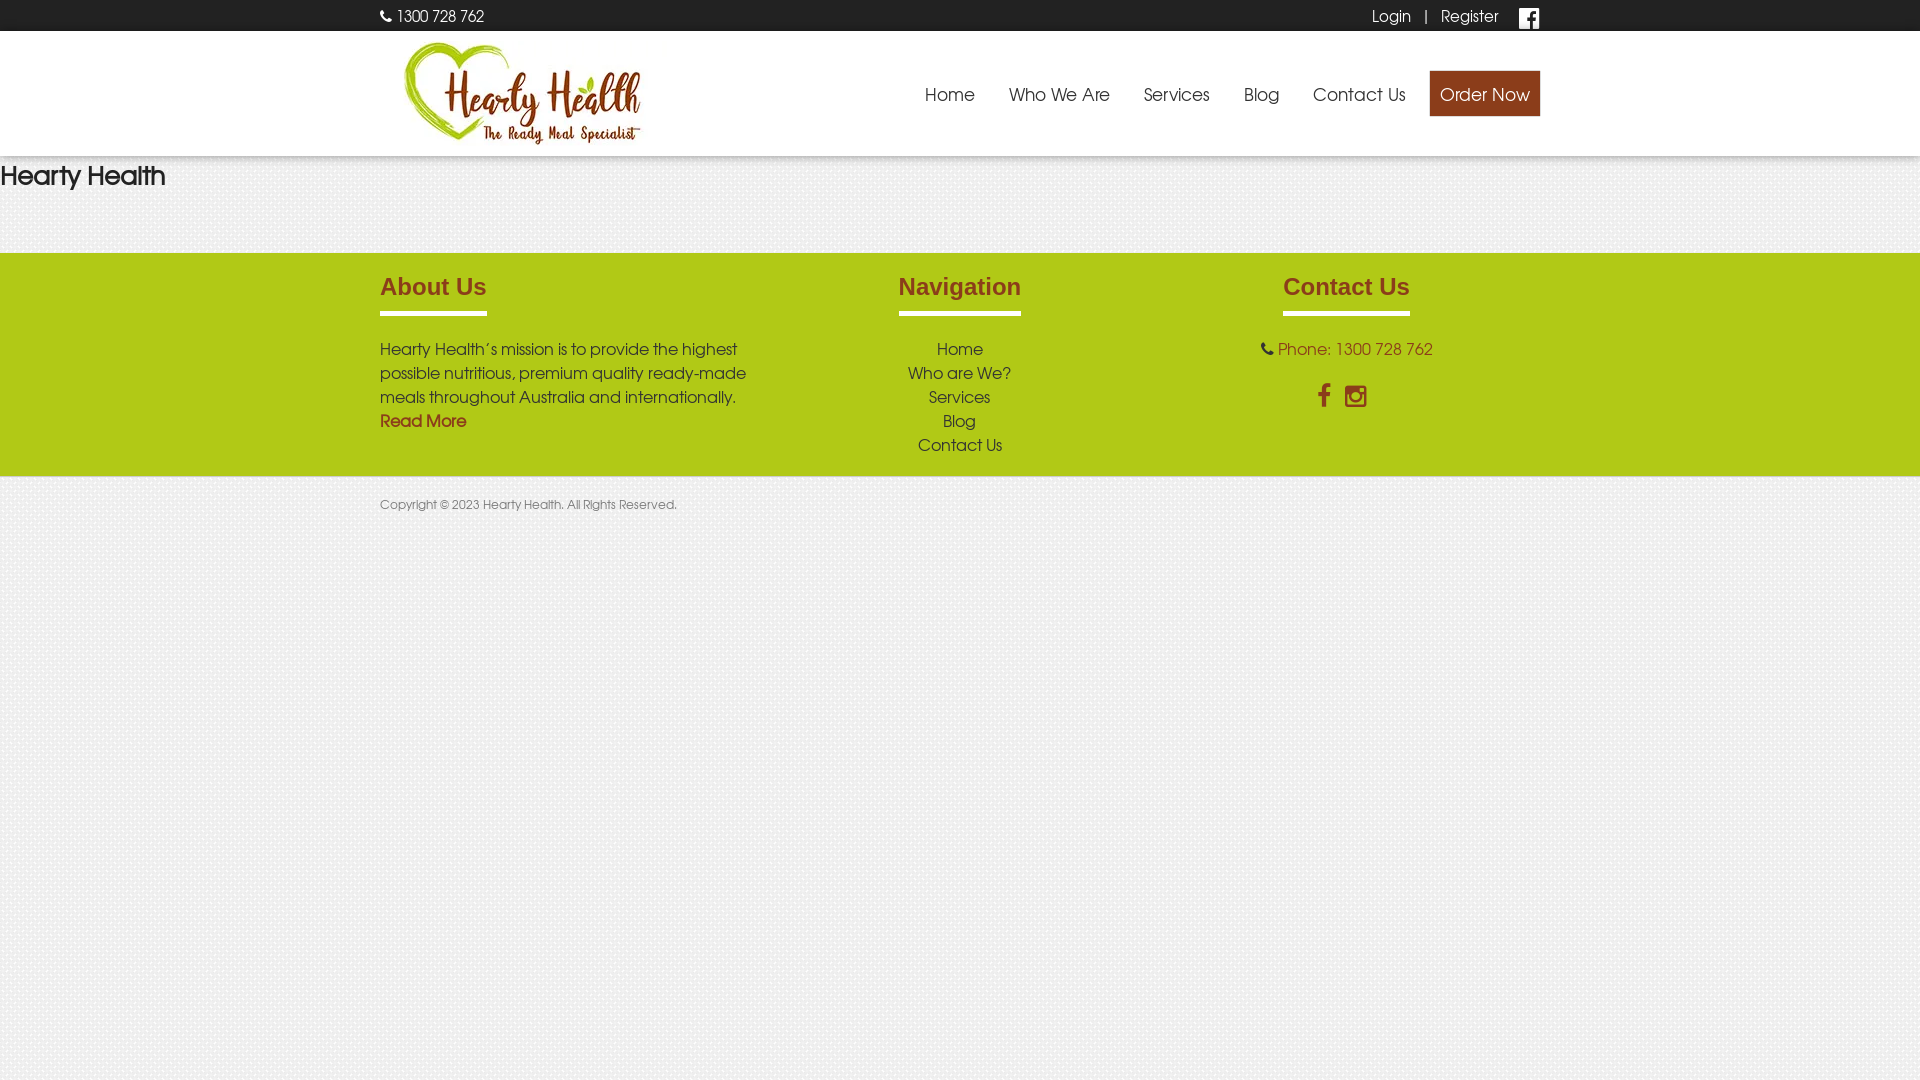 This screenshot has height=1080, width=1920. I want to click on 'Register', so click(1469, 15).